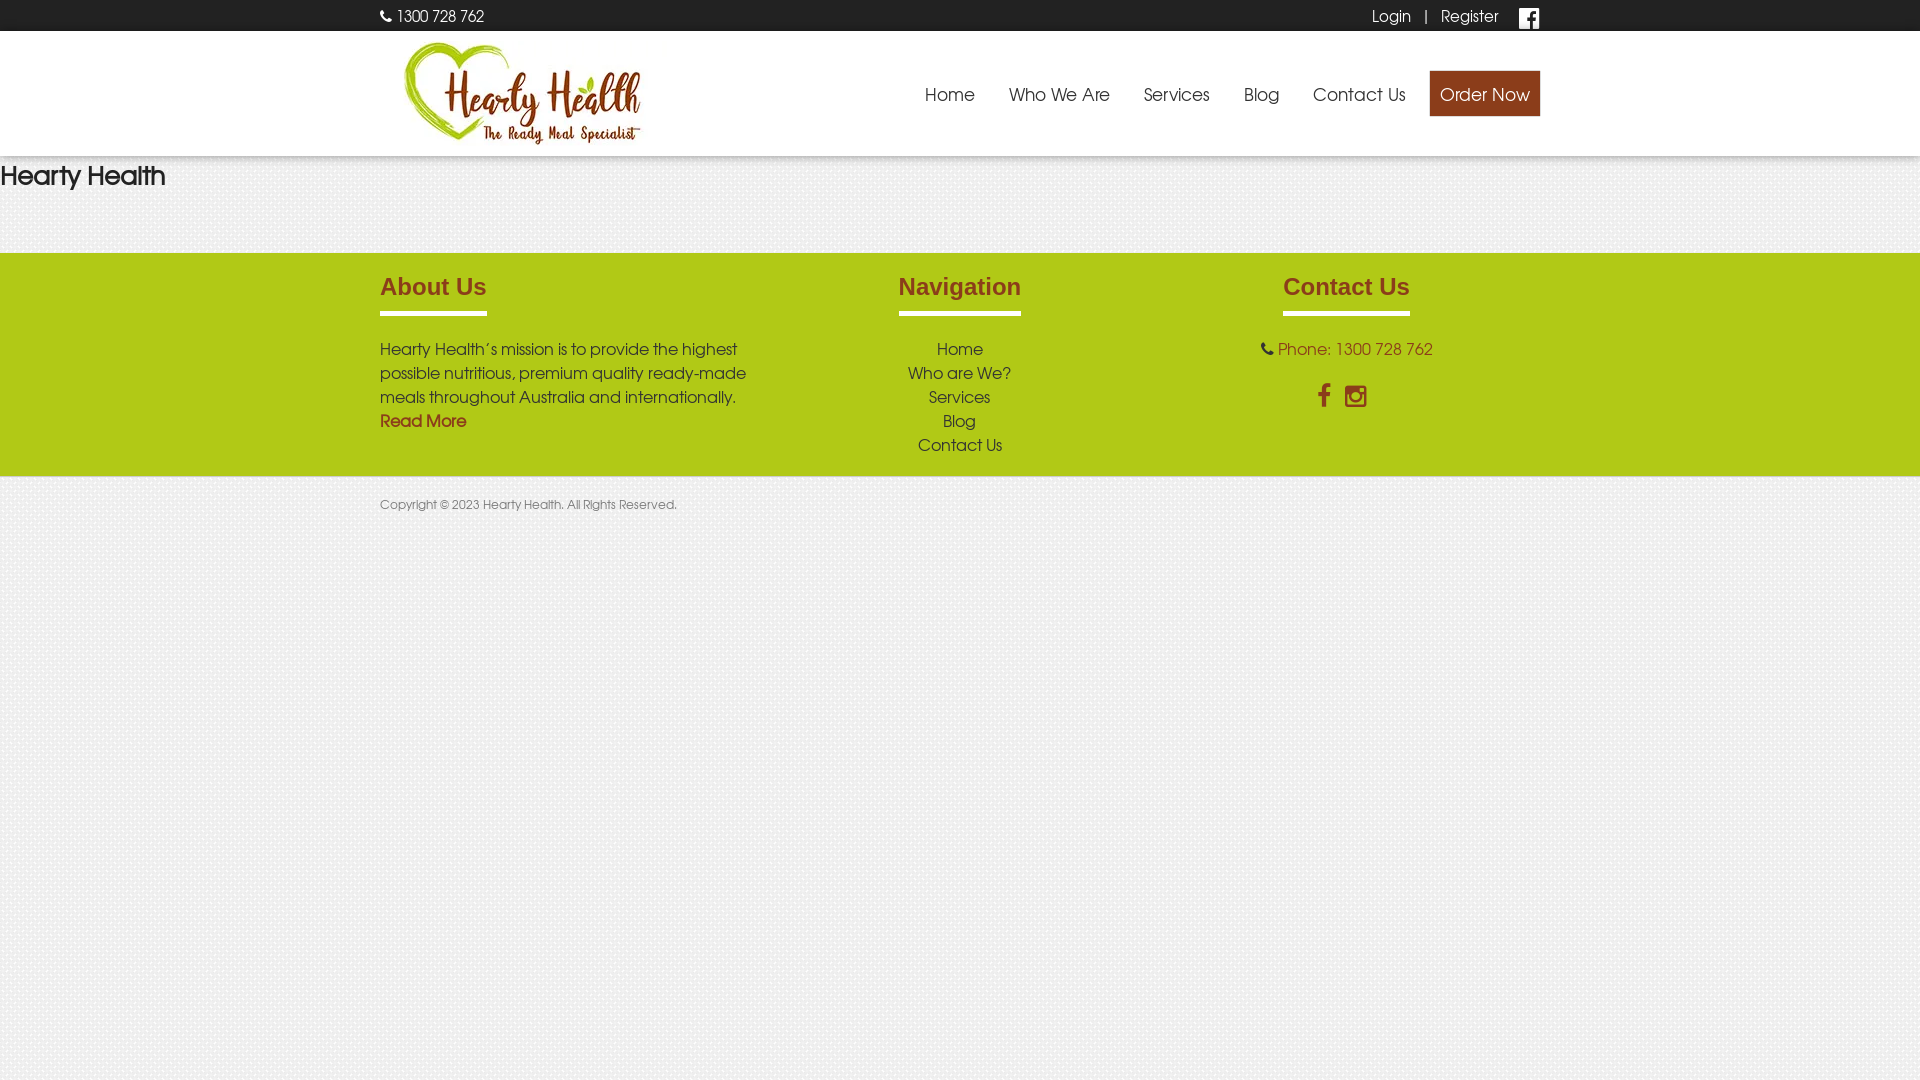 This screenshot has height=1080, width=1920. I want to click on 'Register', so click(1469, 15).